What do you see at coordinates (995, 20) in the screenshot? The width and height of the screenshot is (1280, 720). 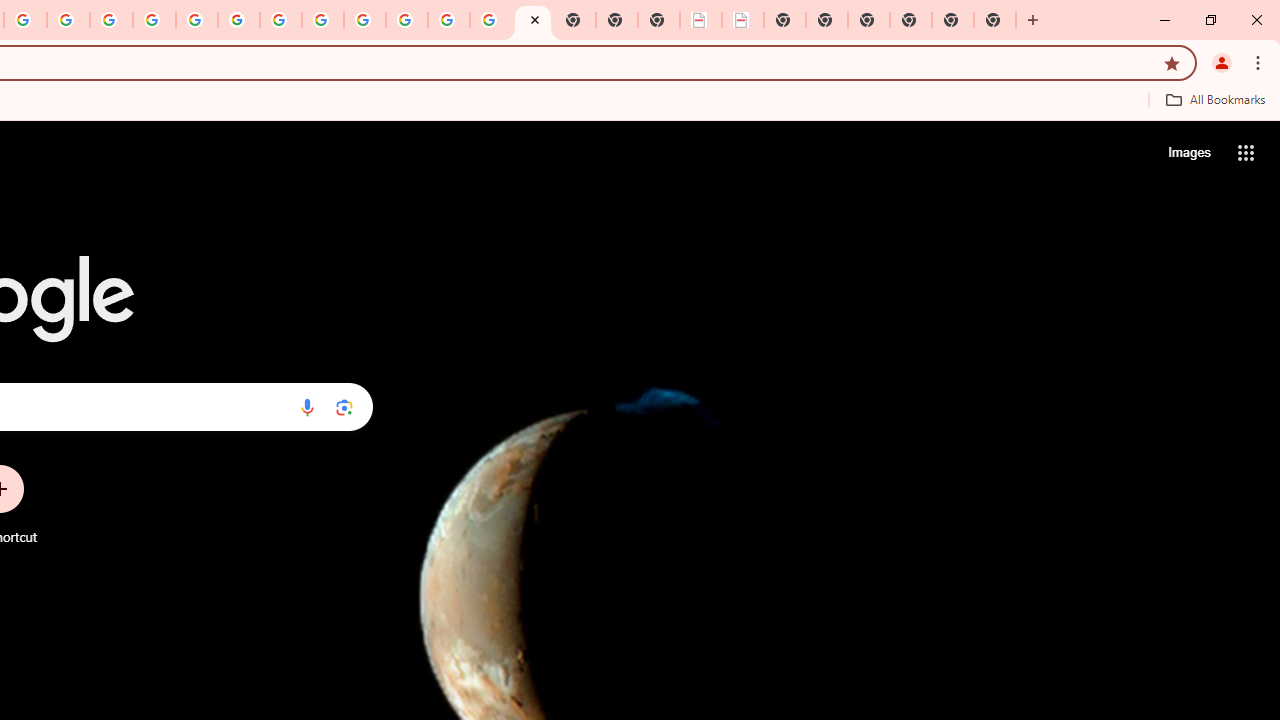 I see `'New Tab'` at bounding box center [995, 20].